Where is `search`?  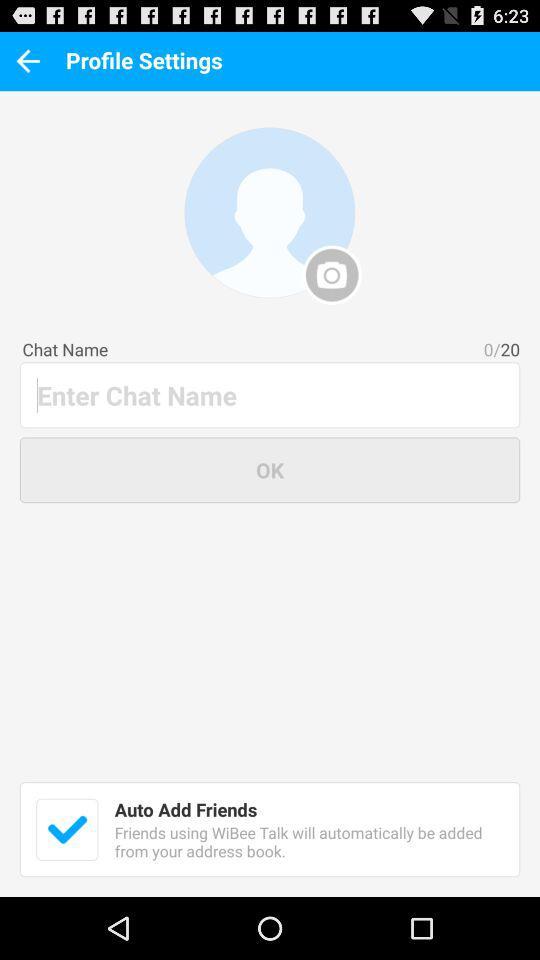
search is located at coordinates (270, 394).